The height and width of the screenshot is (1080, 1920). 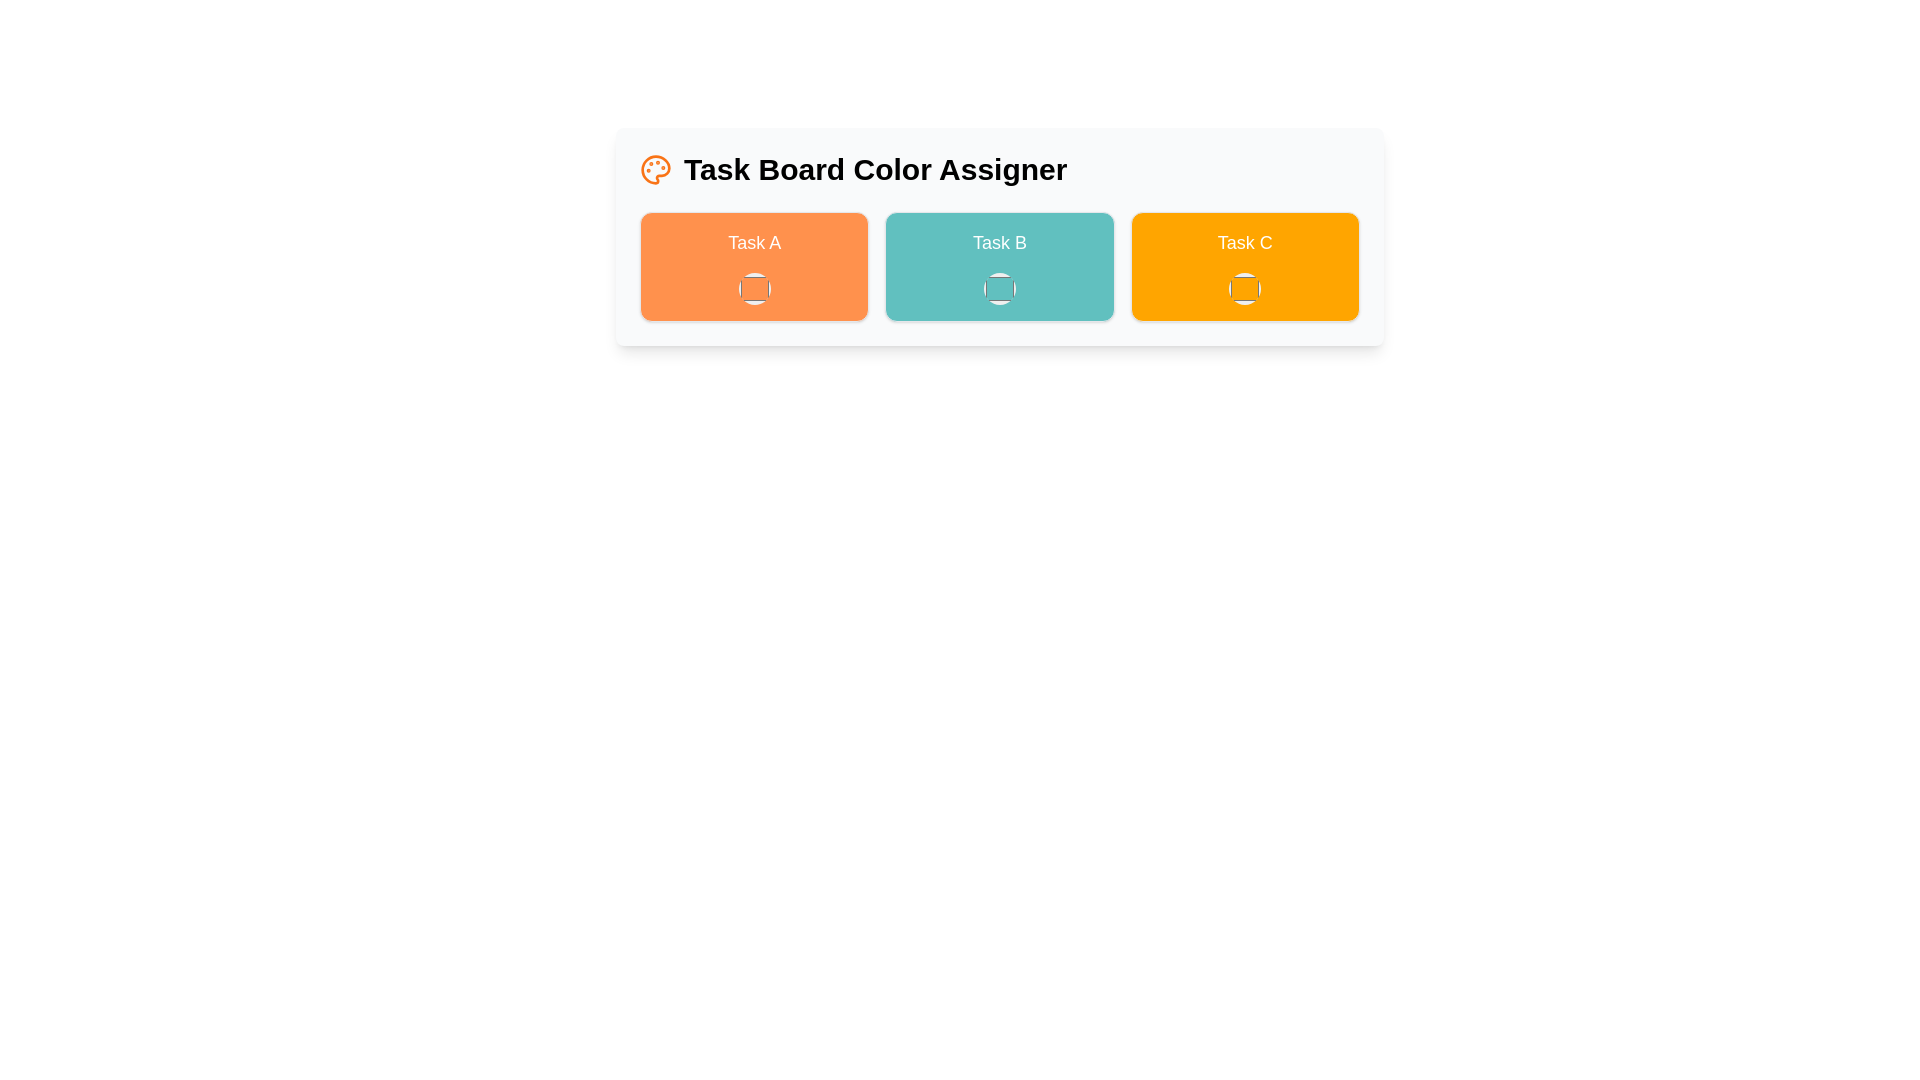 I want to click on the leftmost task card representing 'Task A' in the 'Task Board Color Assigner' interface, so click(x=753, y=265).